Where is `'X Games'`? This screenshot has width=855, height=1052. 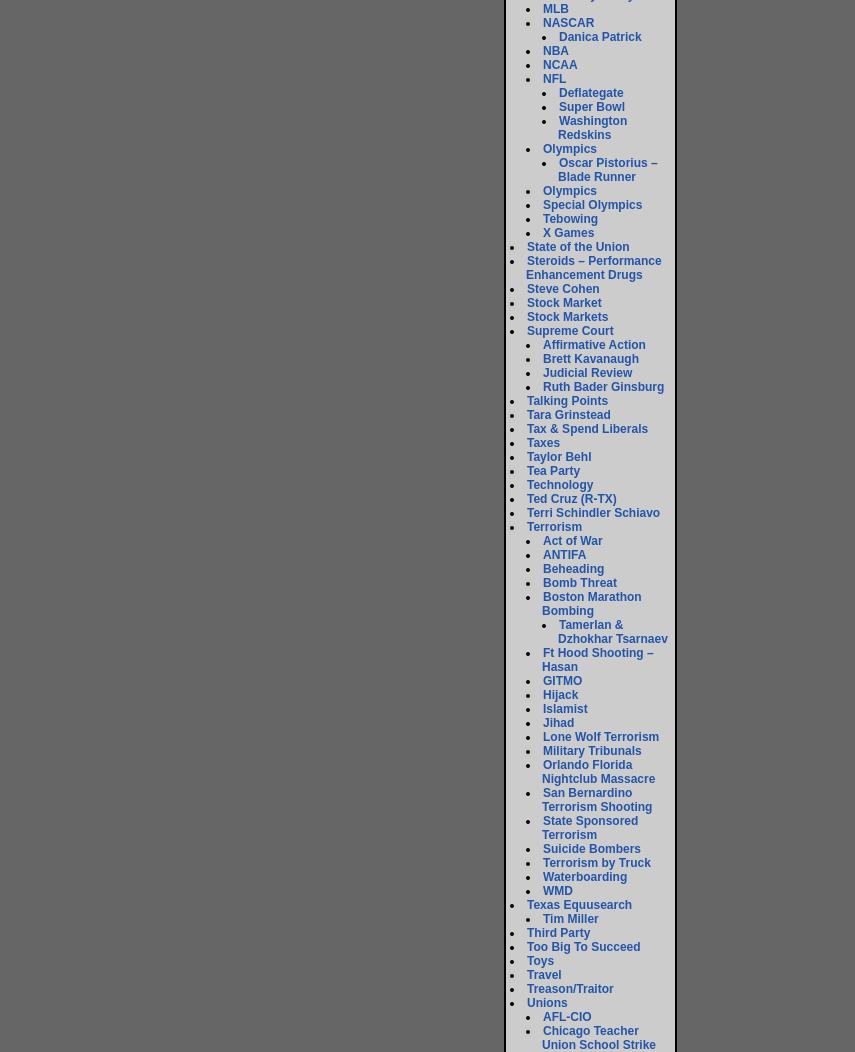 'X Games' is located at coordinates (567, 232).